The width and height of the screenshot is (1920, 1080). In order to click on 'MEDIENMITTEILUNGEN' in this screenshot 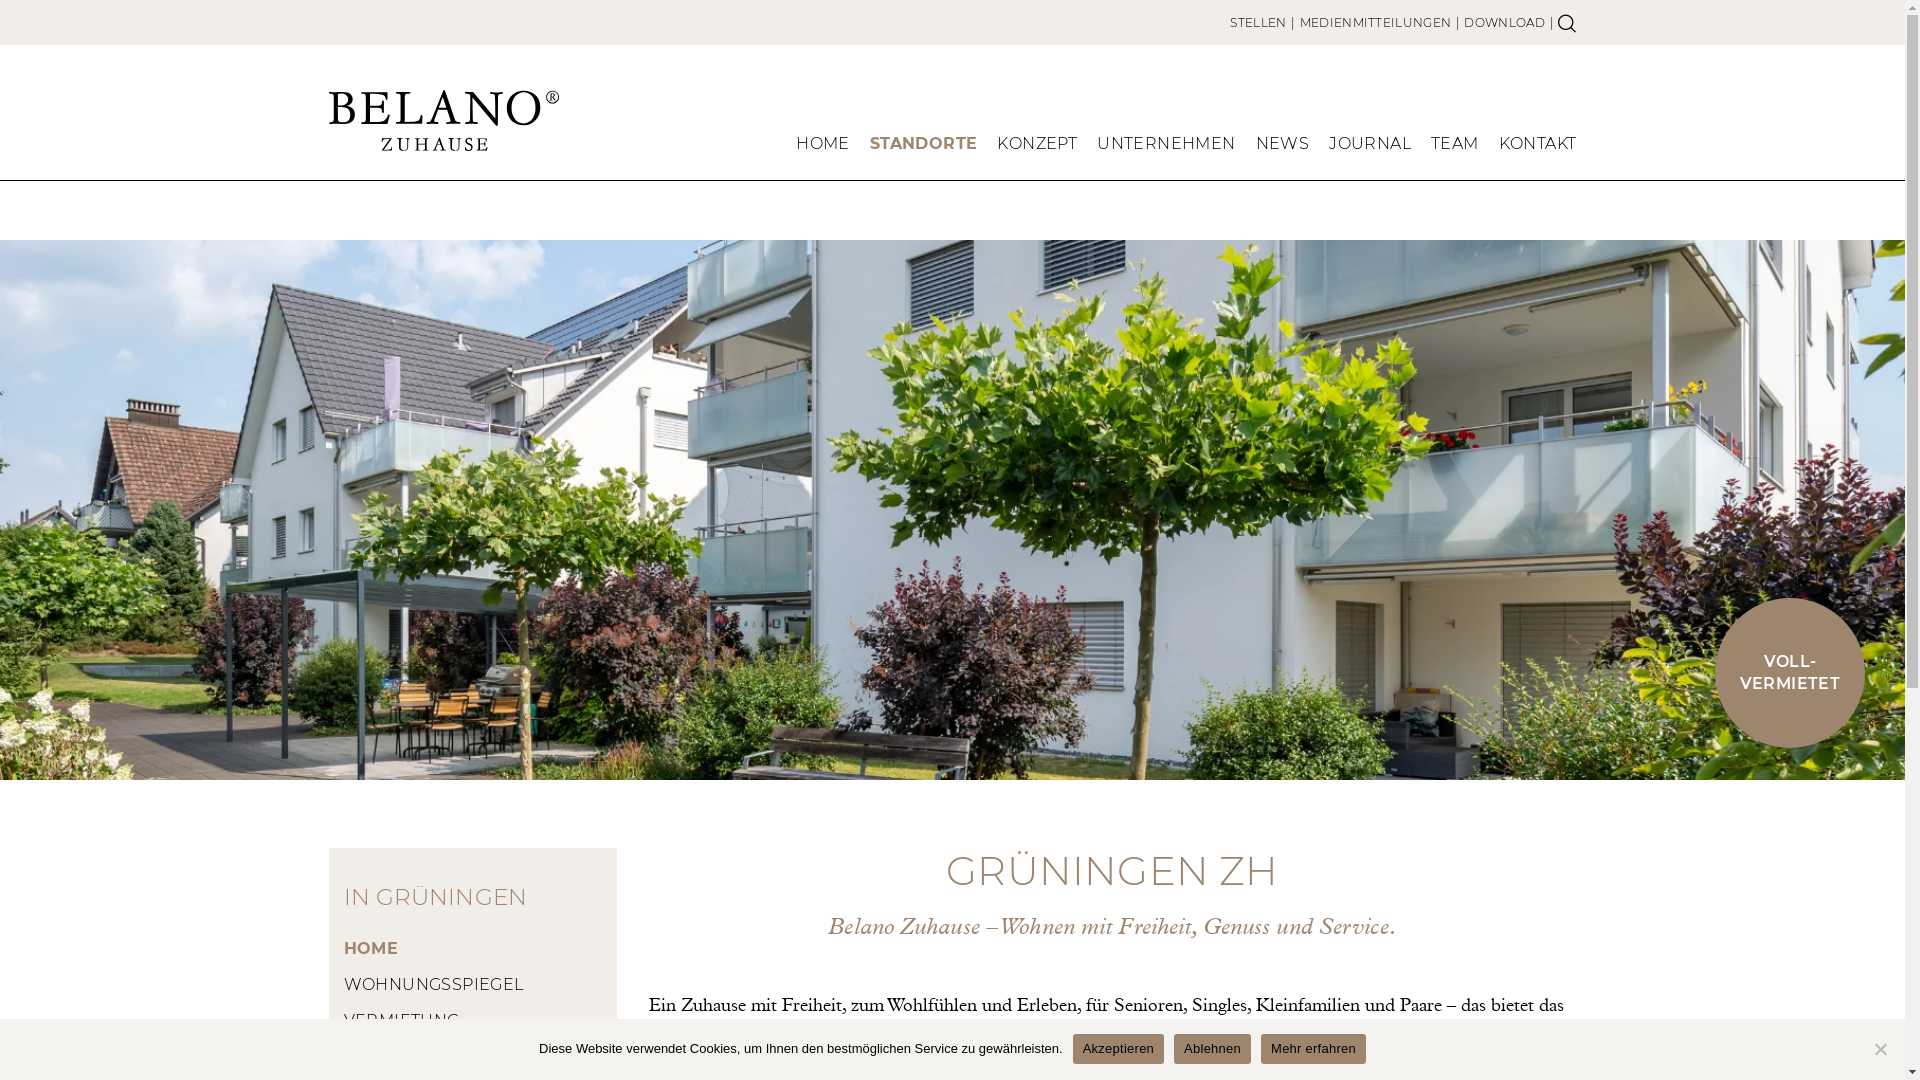, I will do `click(1374, 22)`.